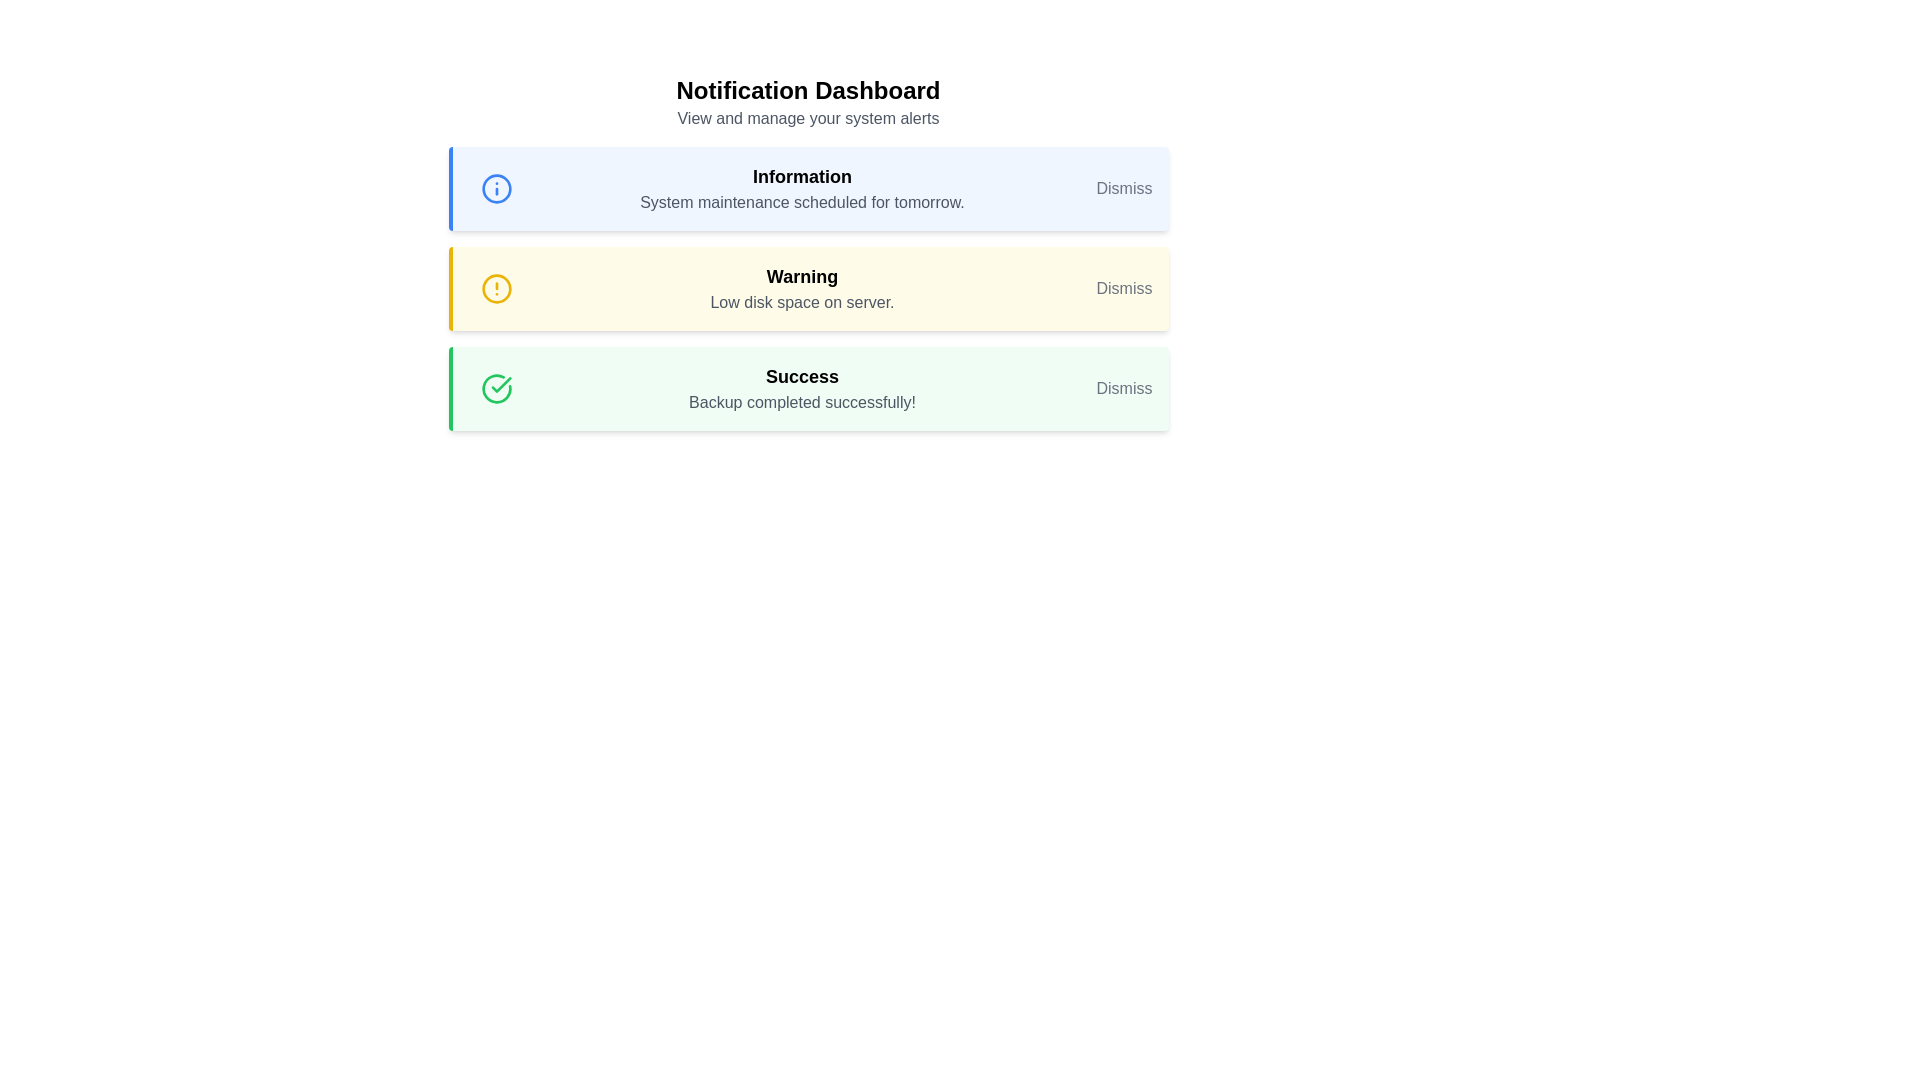  I want to click on text label that displays 'System maintenance scheduled for tomorrow.' located in the blue-highlighted notification block titled 'Information', so click(802, 203).